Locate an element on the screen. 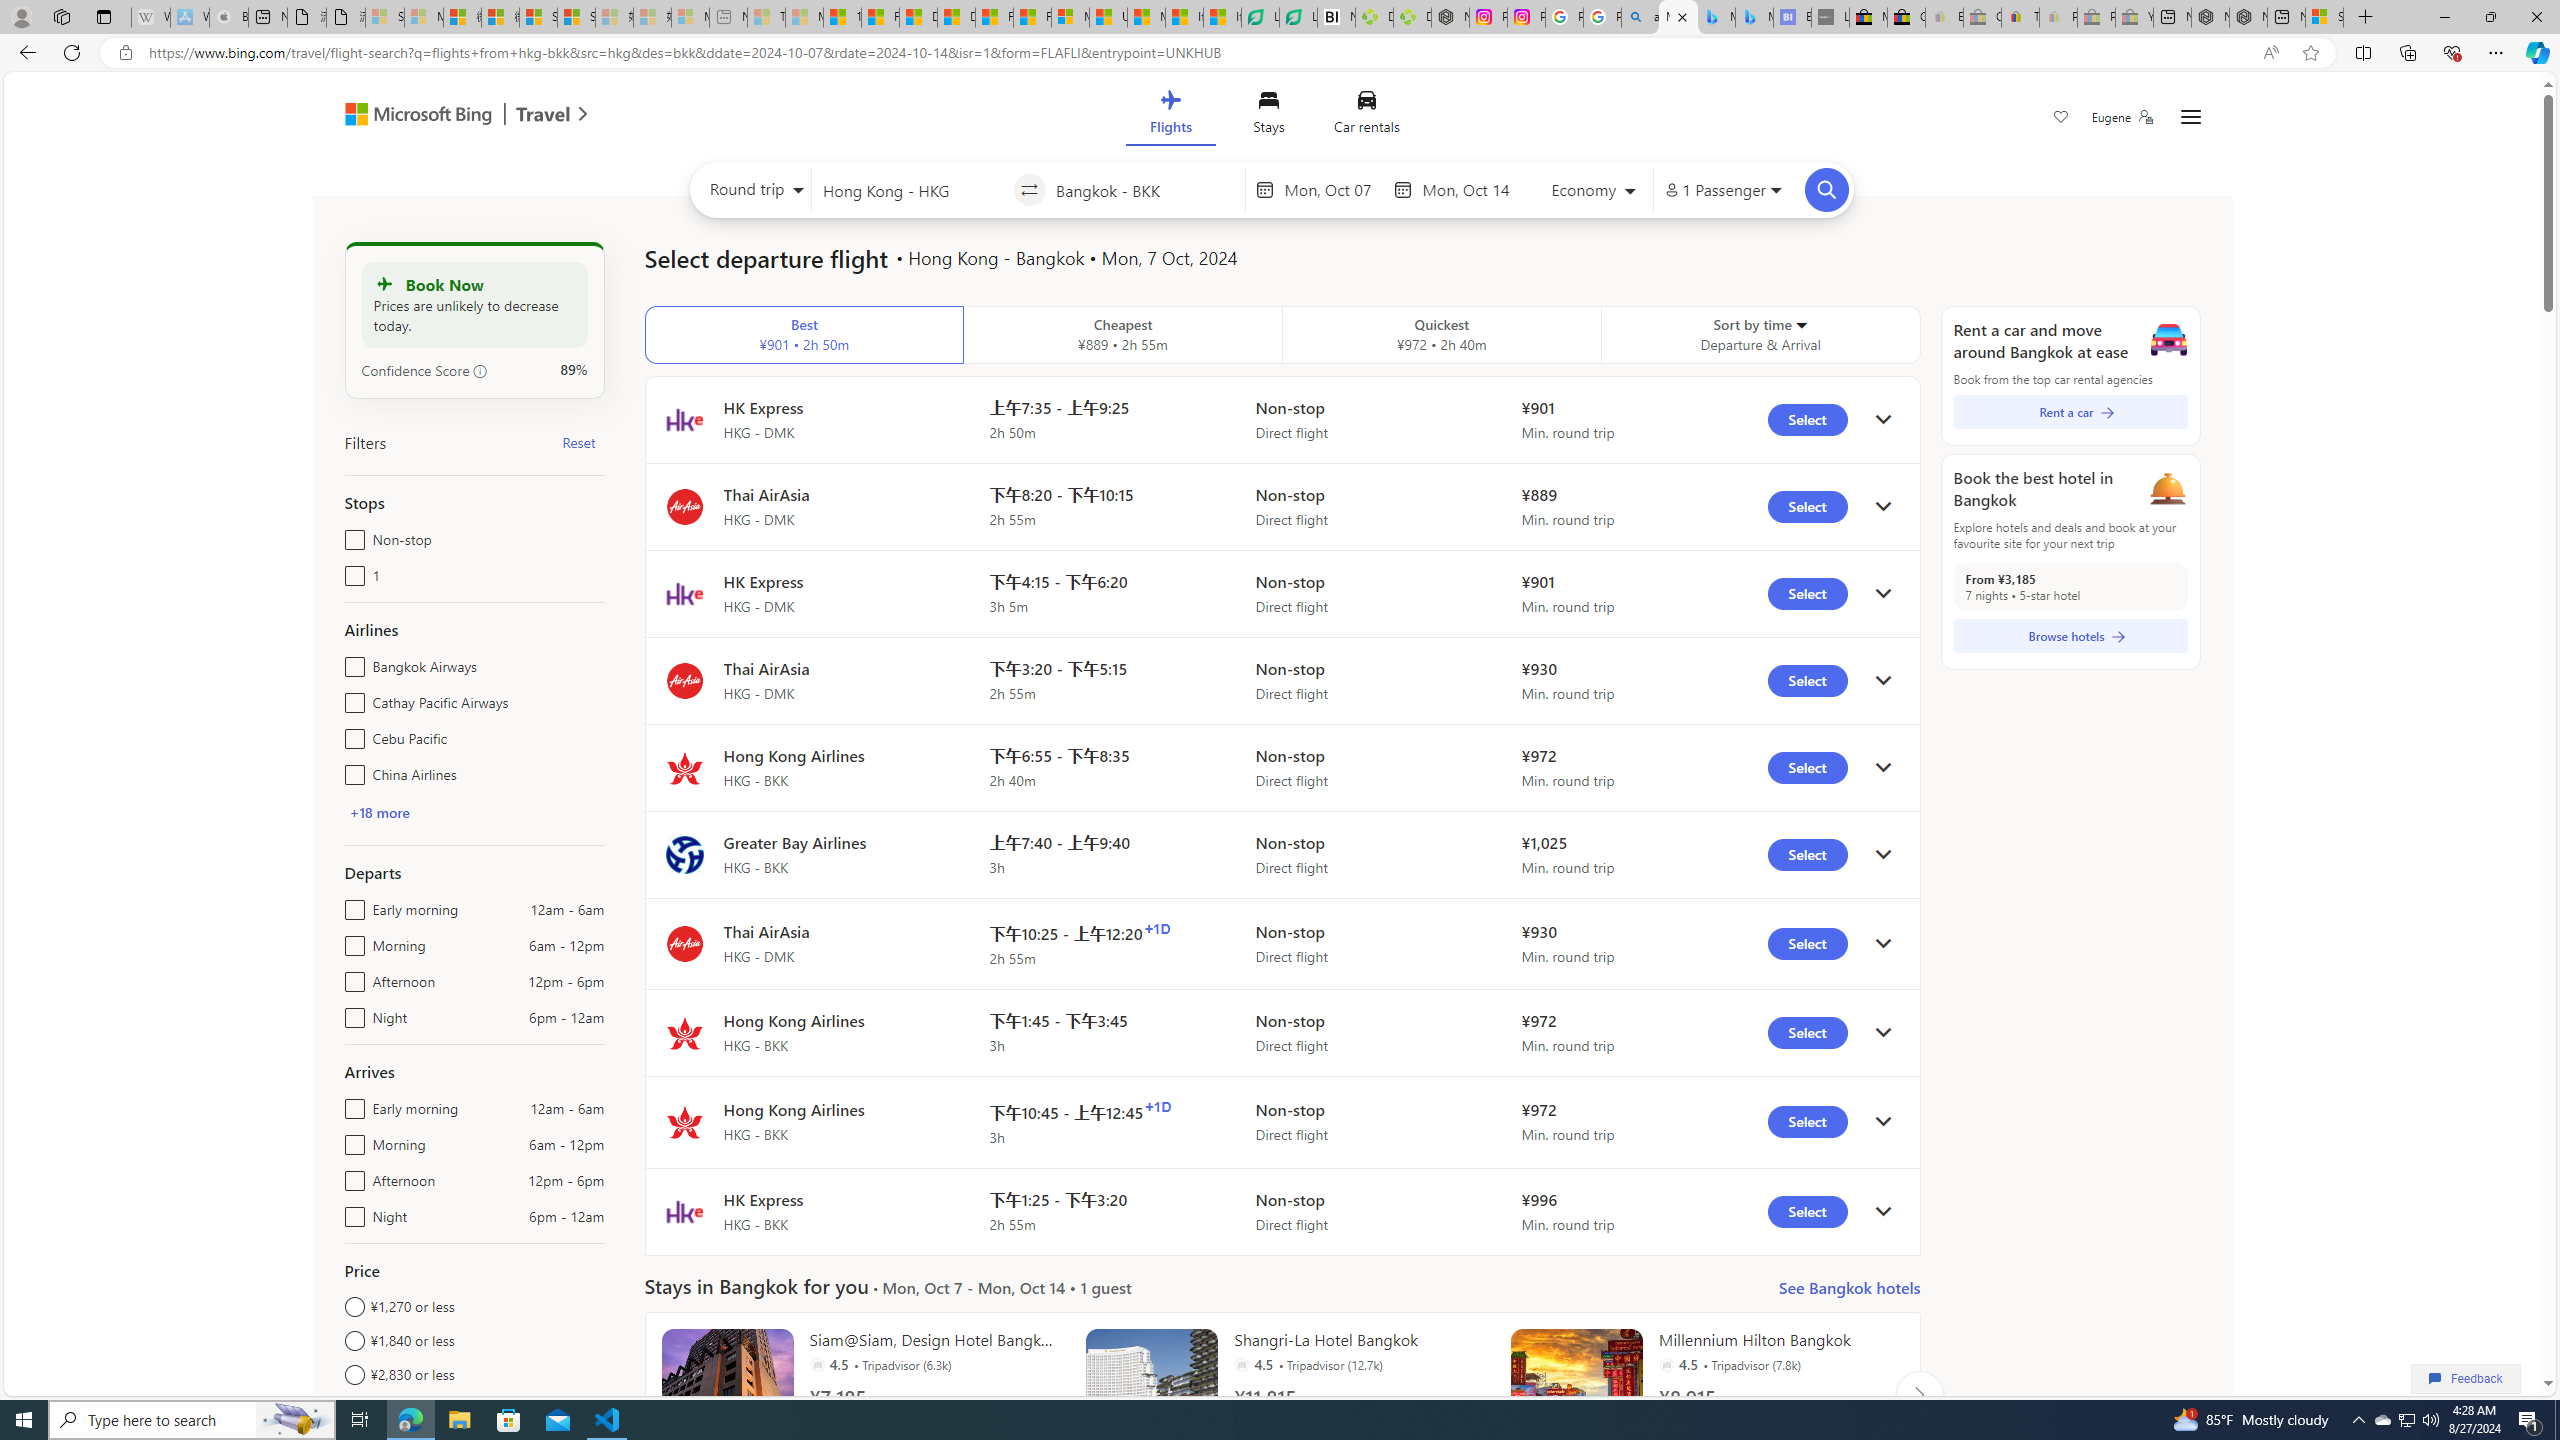  'Threats and offensive language policy | eBay' is located at coordinates (2021, 16).